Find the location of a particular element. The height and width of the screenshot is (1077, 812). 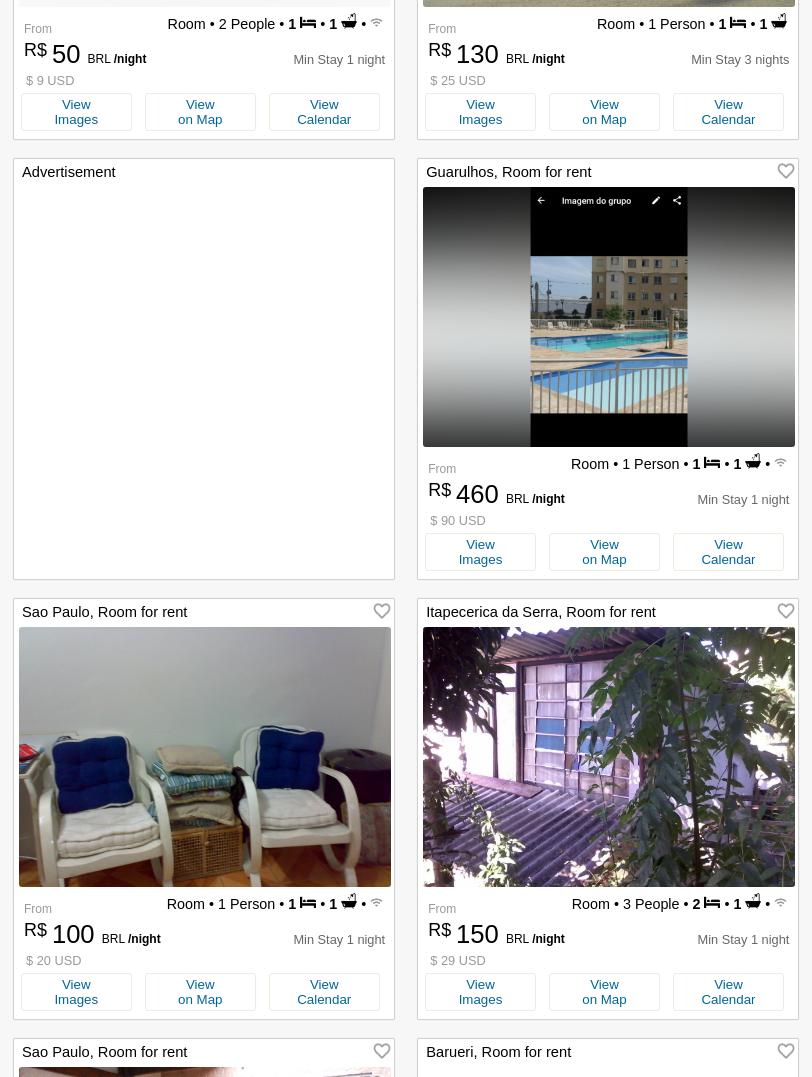

'Itapecerica da Serra, Room for rent' is located at coordinates (540, 610).